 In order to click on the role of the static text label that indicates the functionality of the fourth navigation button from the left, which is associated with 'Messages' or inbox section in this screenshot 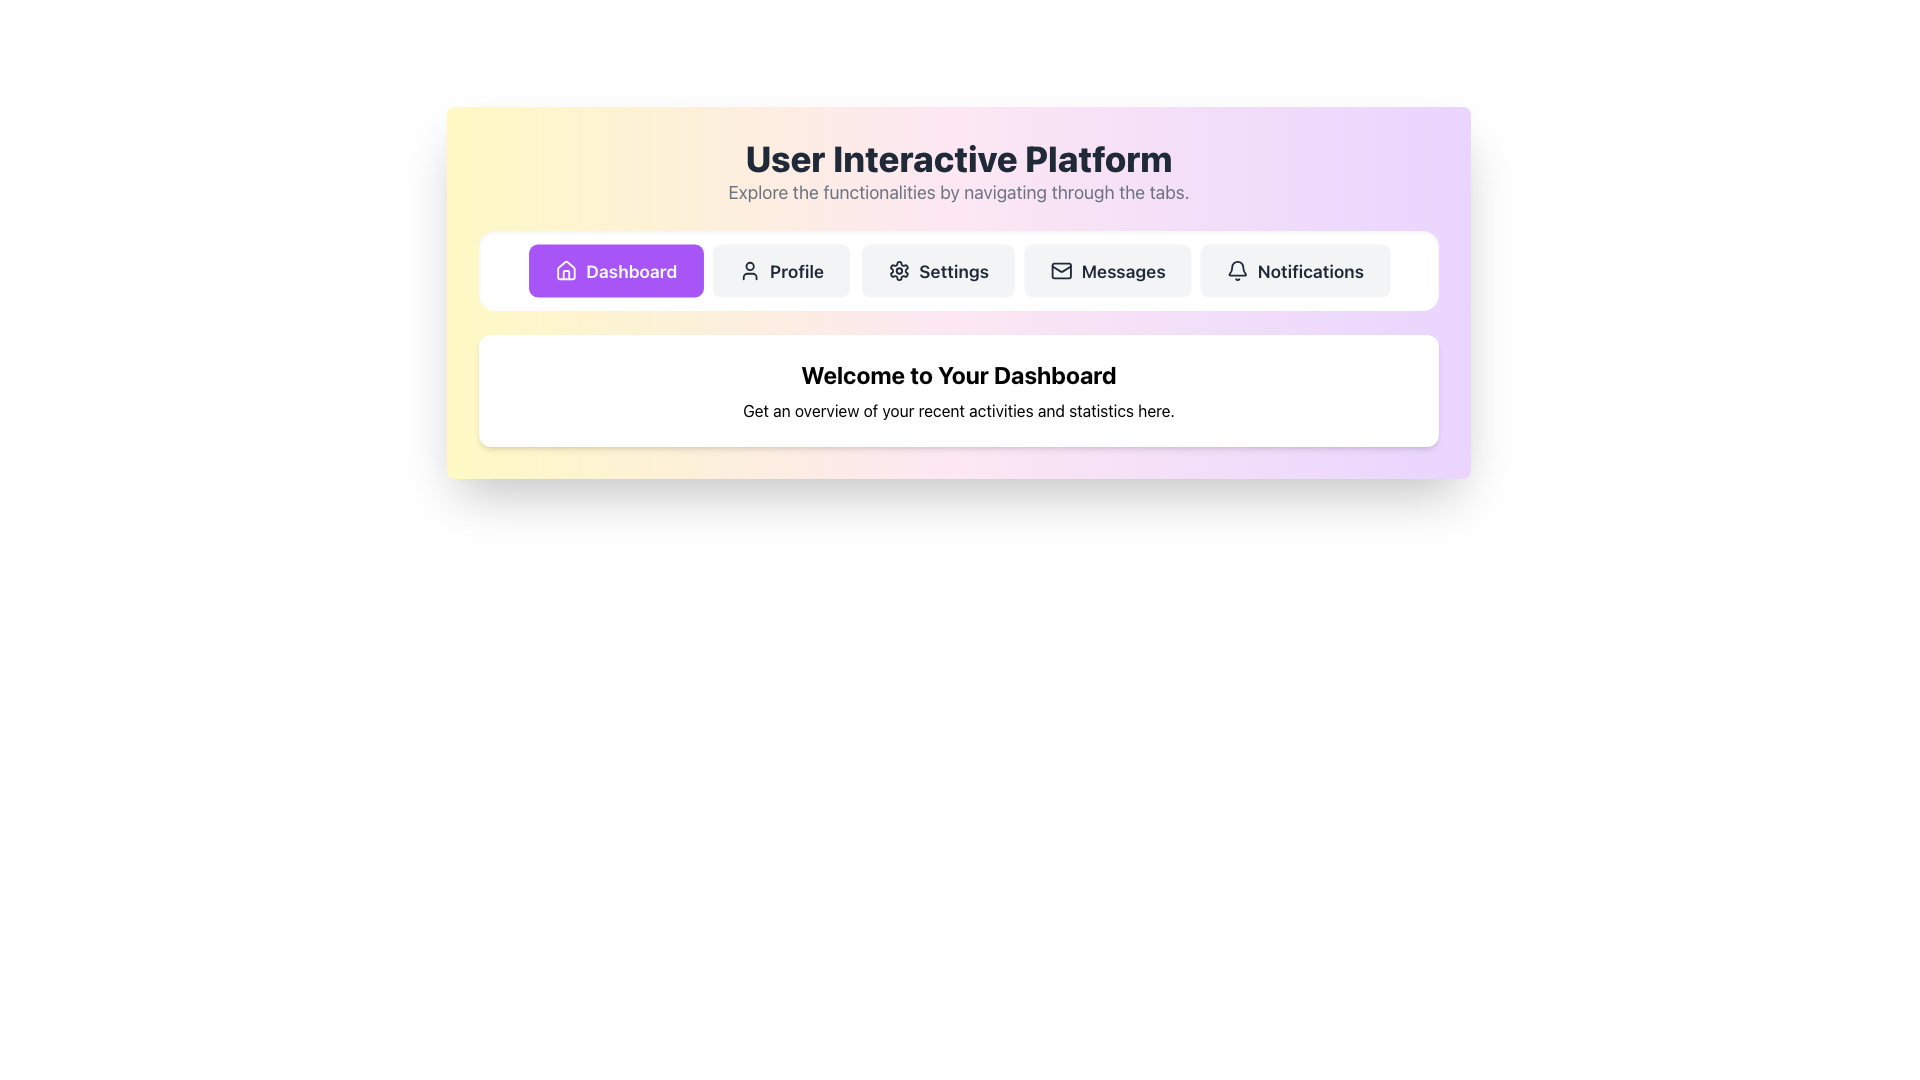, I will do `click(1123, 270)`.